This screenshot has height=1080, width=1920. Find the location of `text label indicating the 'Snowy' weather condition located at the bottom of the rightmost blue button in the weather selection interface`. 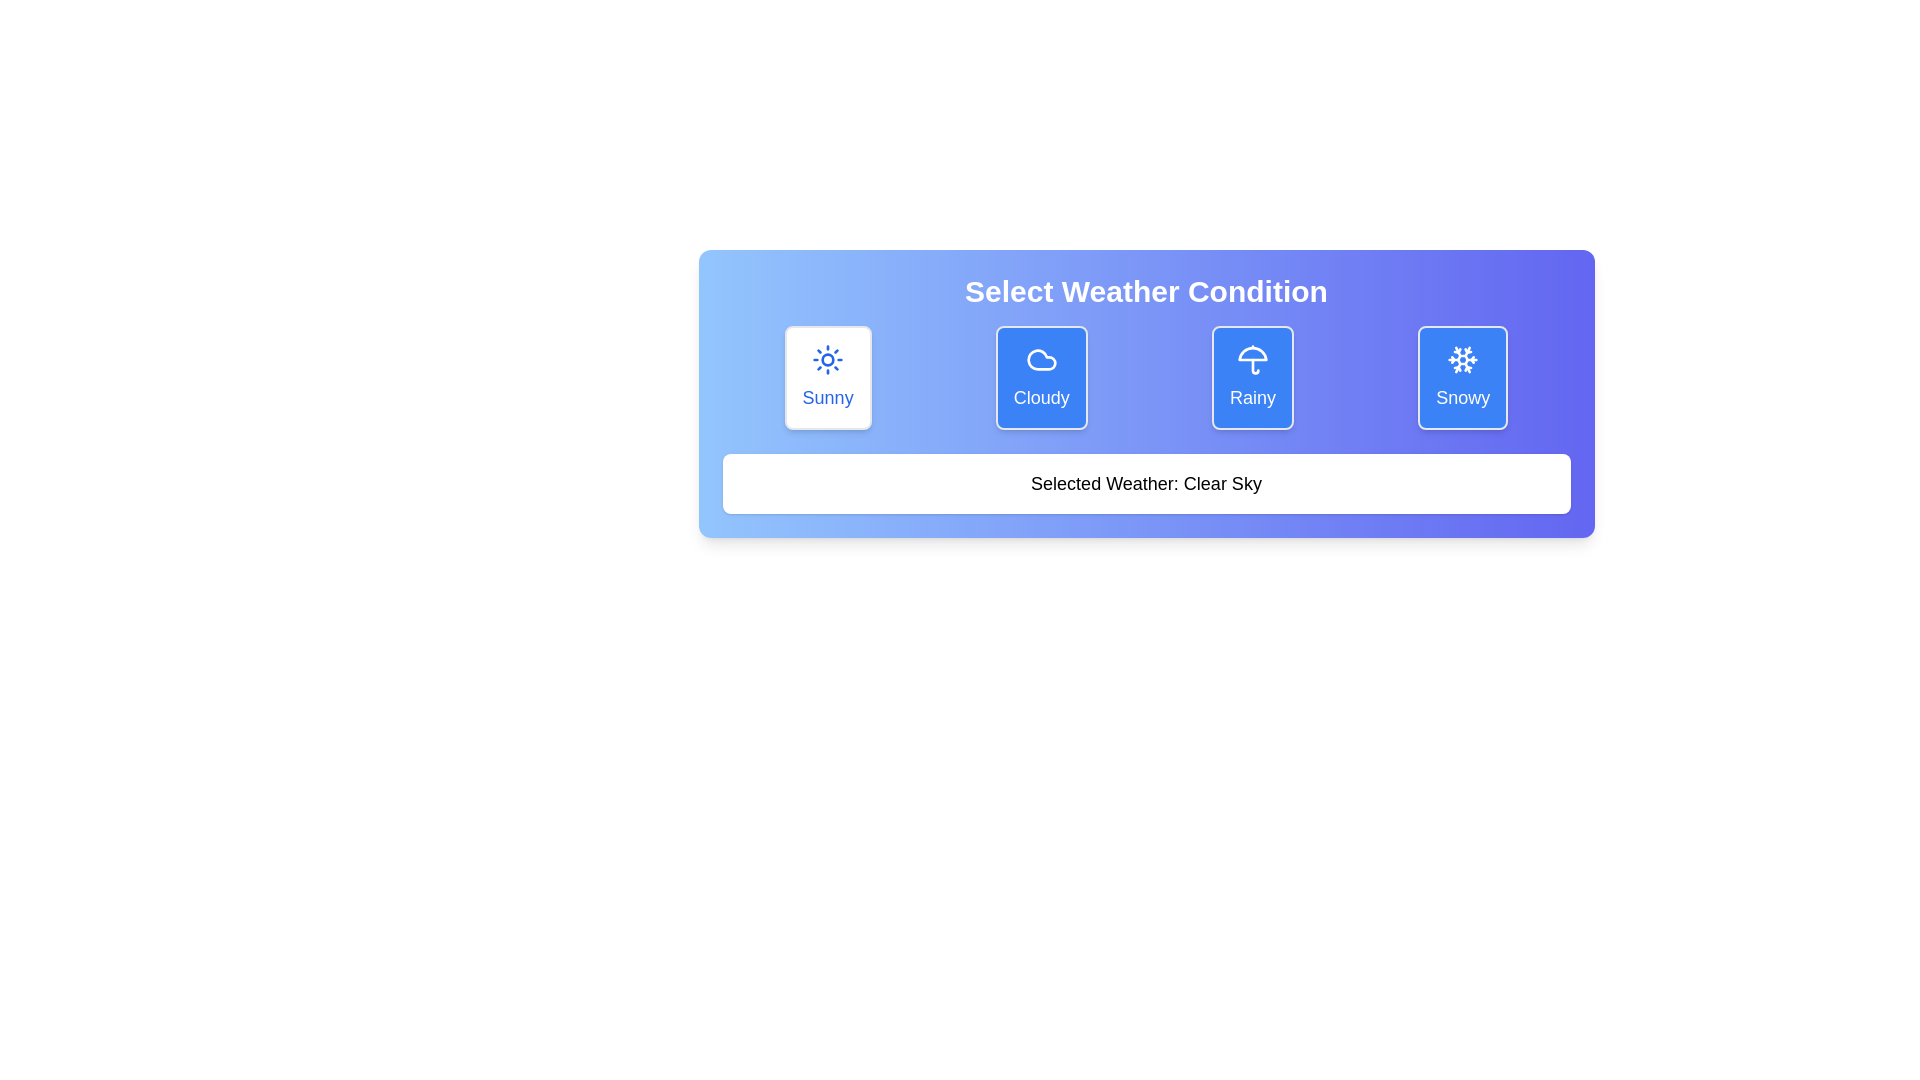

text label indicating the 'Snowy' weather condition located at the bottom of the rightmost blue button in the weather selection interface is located at coordinates (1463, 397).